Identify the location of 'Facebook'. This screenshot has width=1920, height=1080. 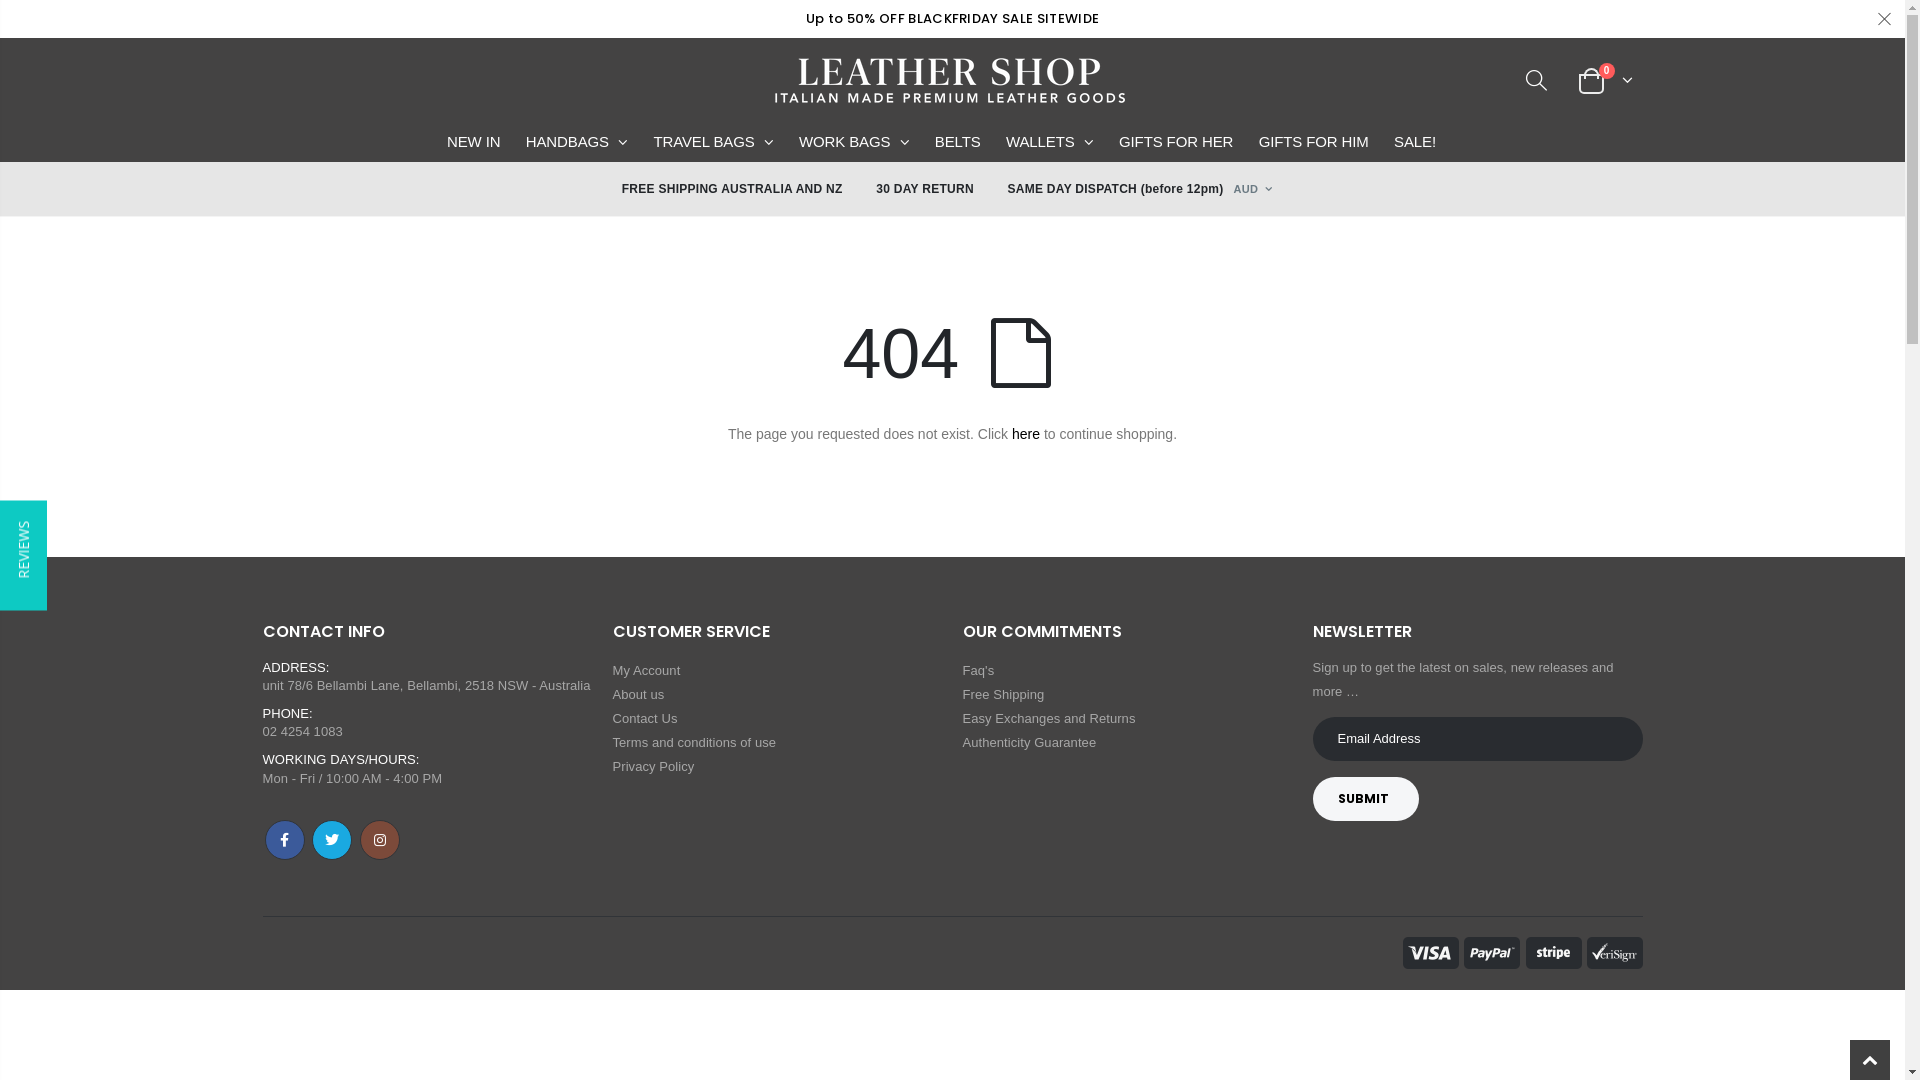
(282, 840).